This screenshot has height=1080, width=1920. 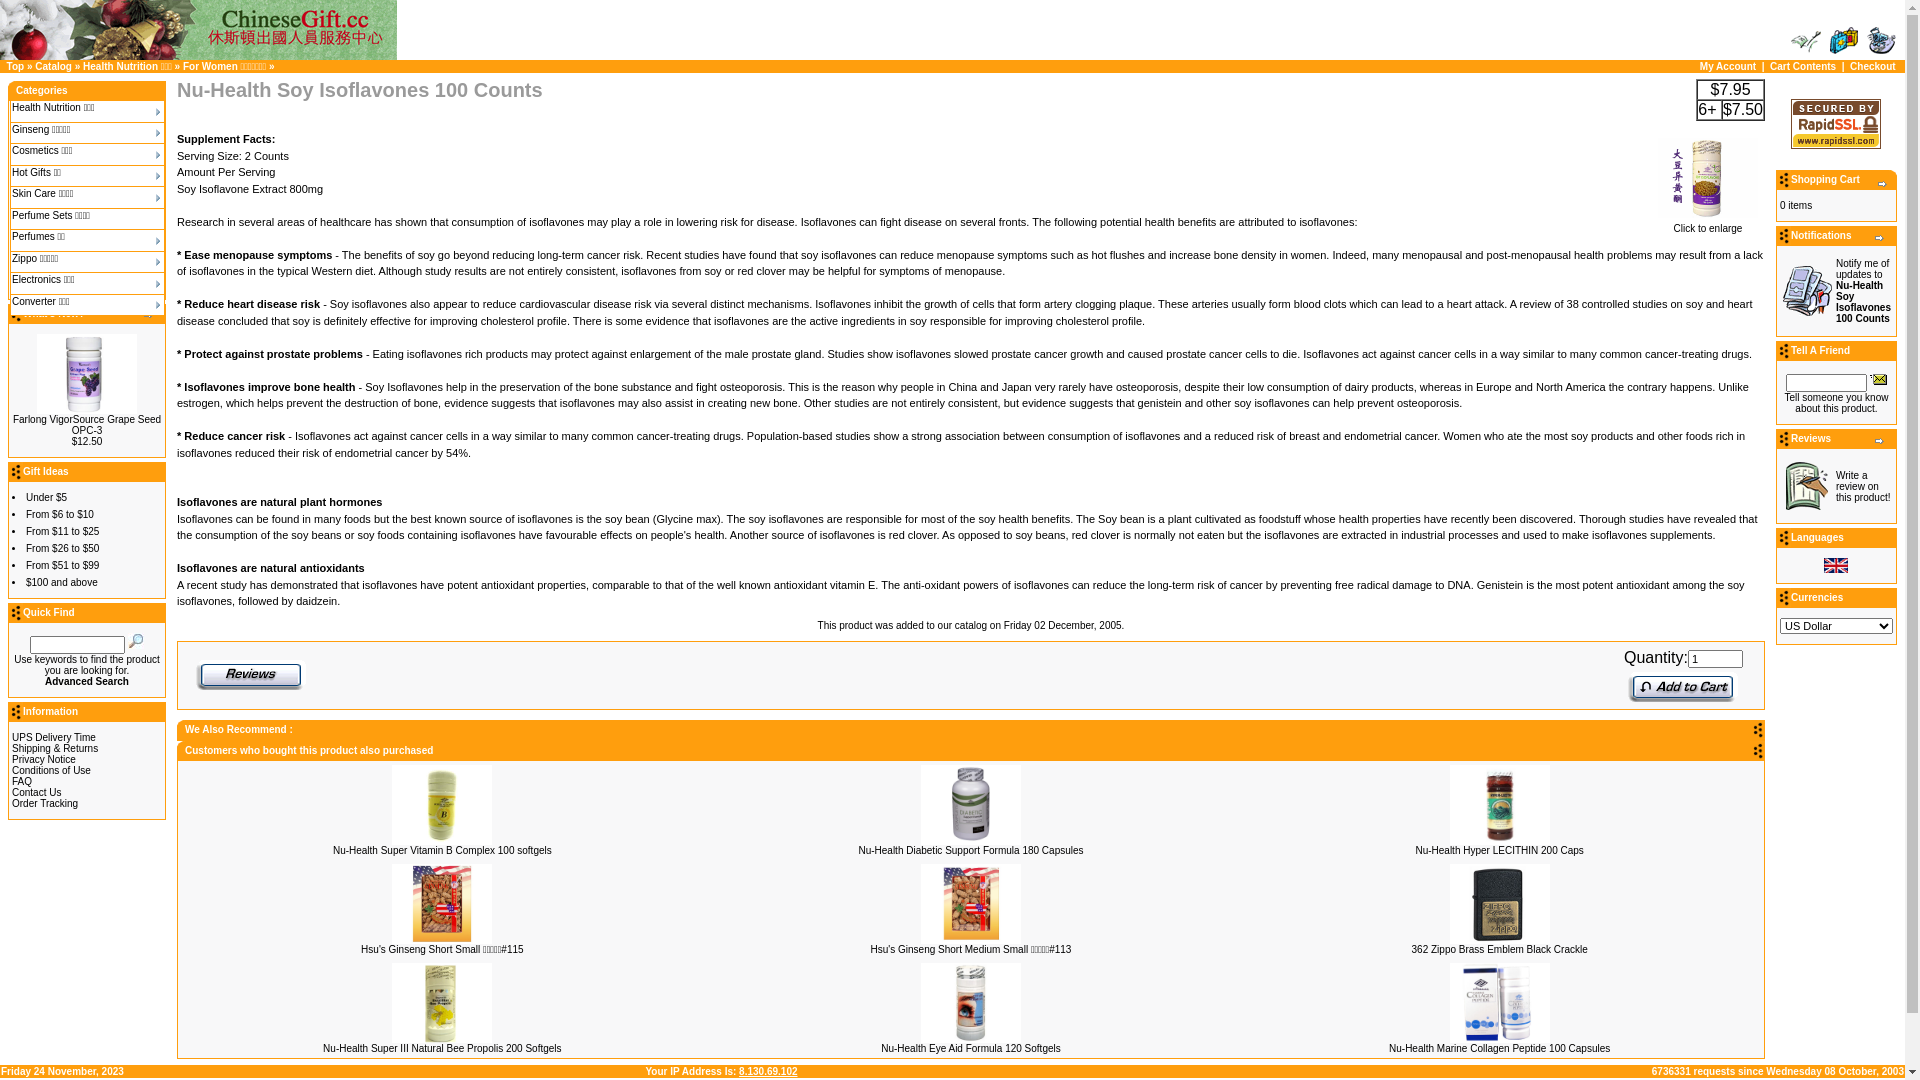 What do you see at coordinates (970, 802) in the screenshot?
I see `' Nu-Health Diabetic Support Formula 180 Capsules '` at bounding box center [970, 802].